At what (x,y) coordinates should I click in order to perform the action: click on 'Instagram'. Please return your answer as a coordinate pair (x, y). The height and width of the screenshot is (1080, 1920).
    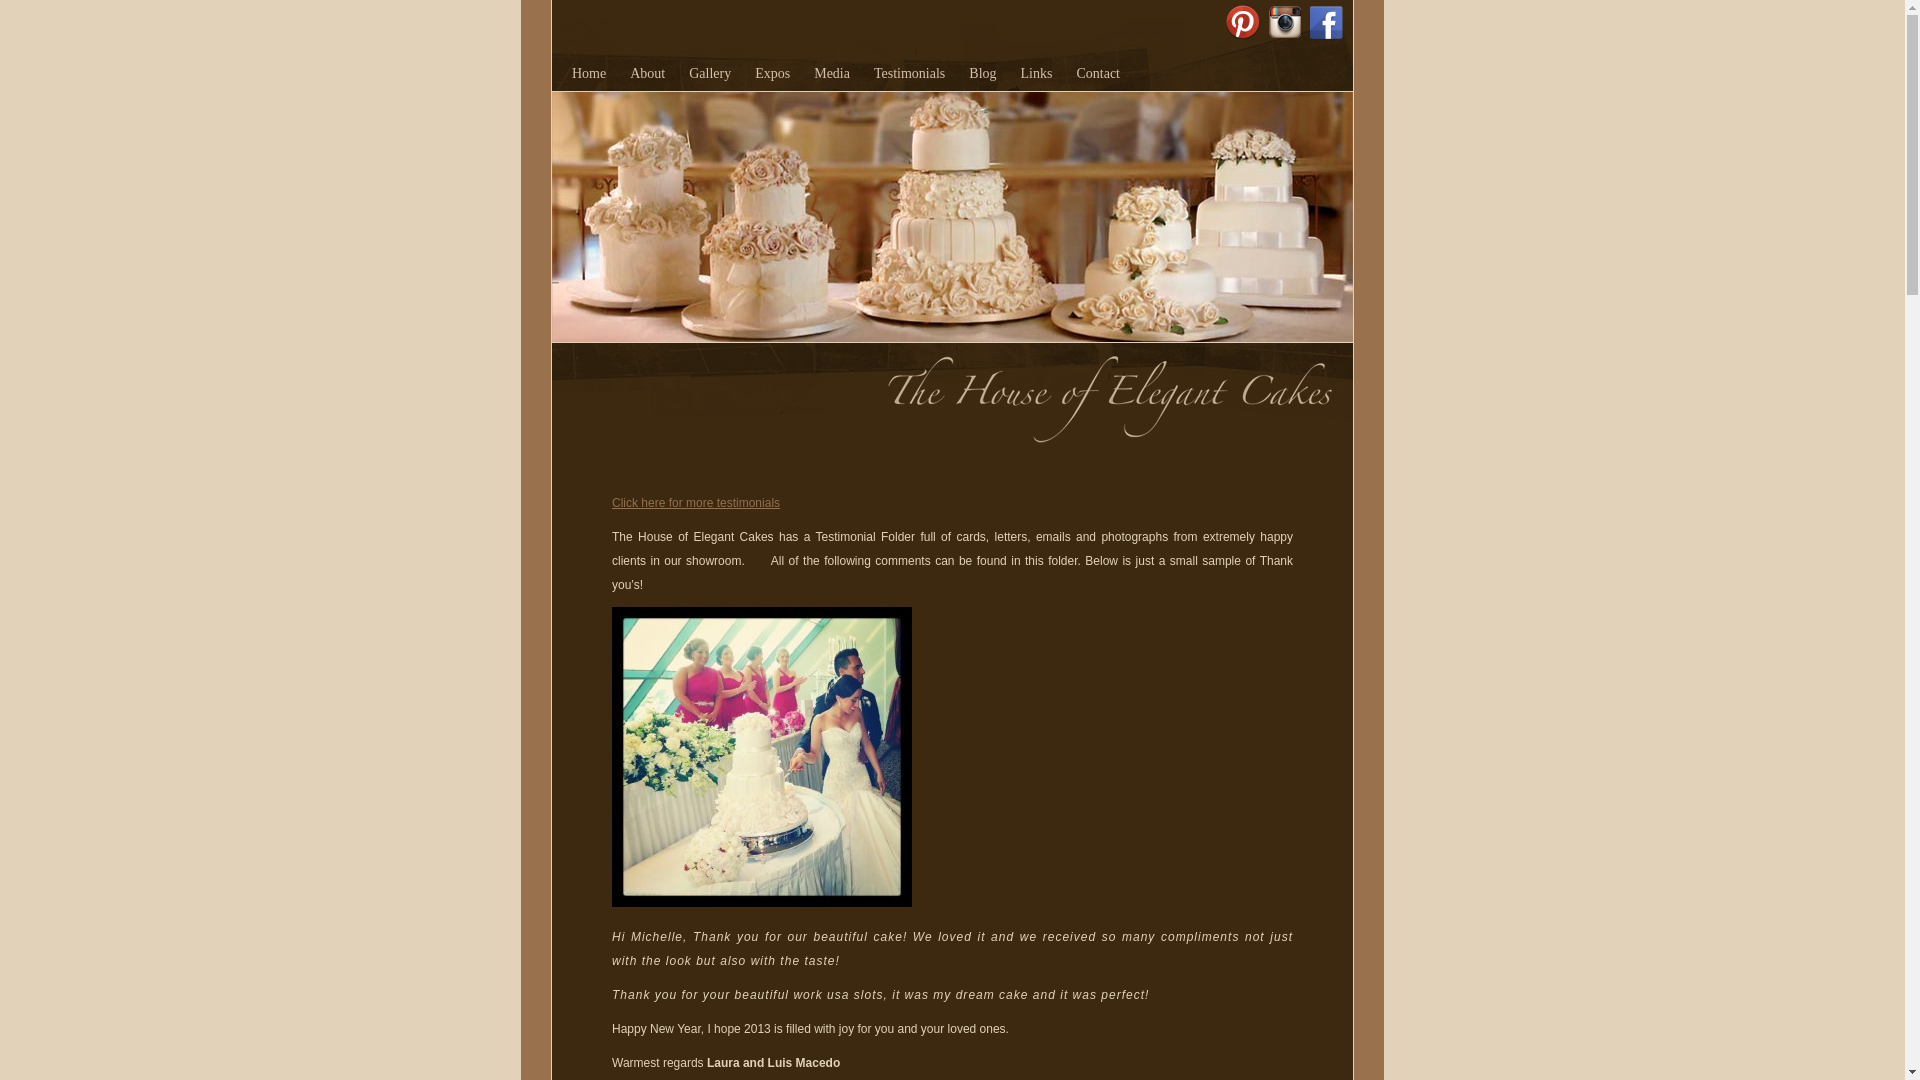
    Looking at the image, I should click on (1285, 11).